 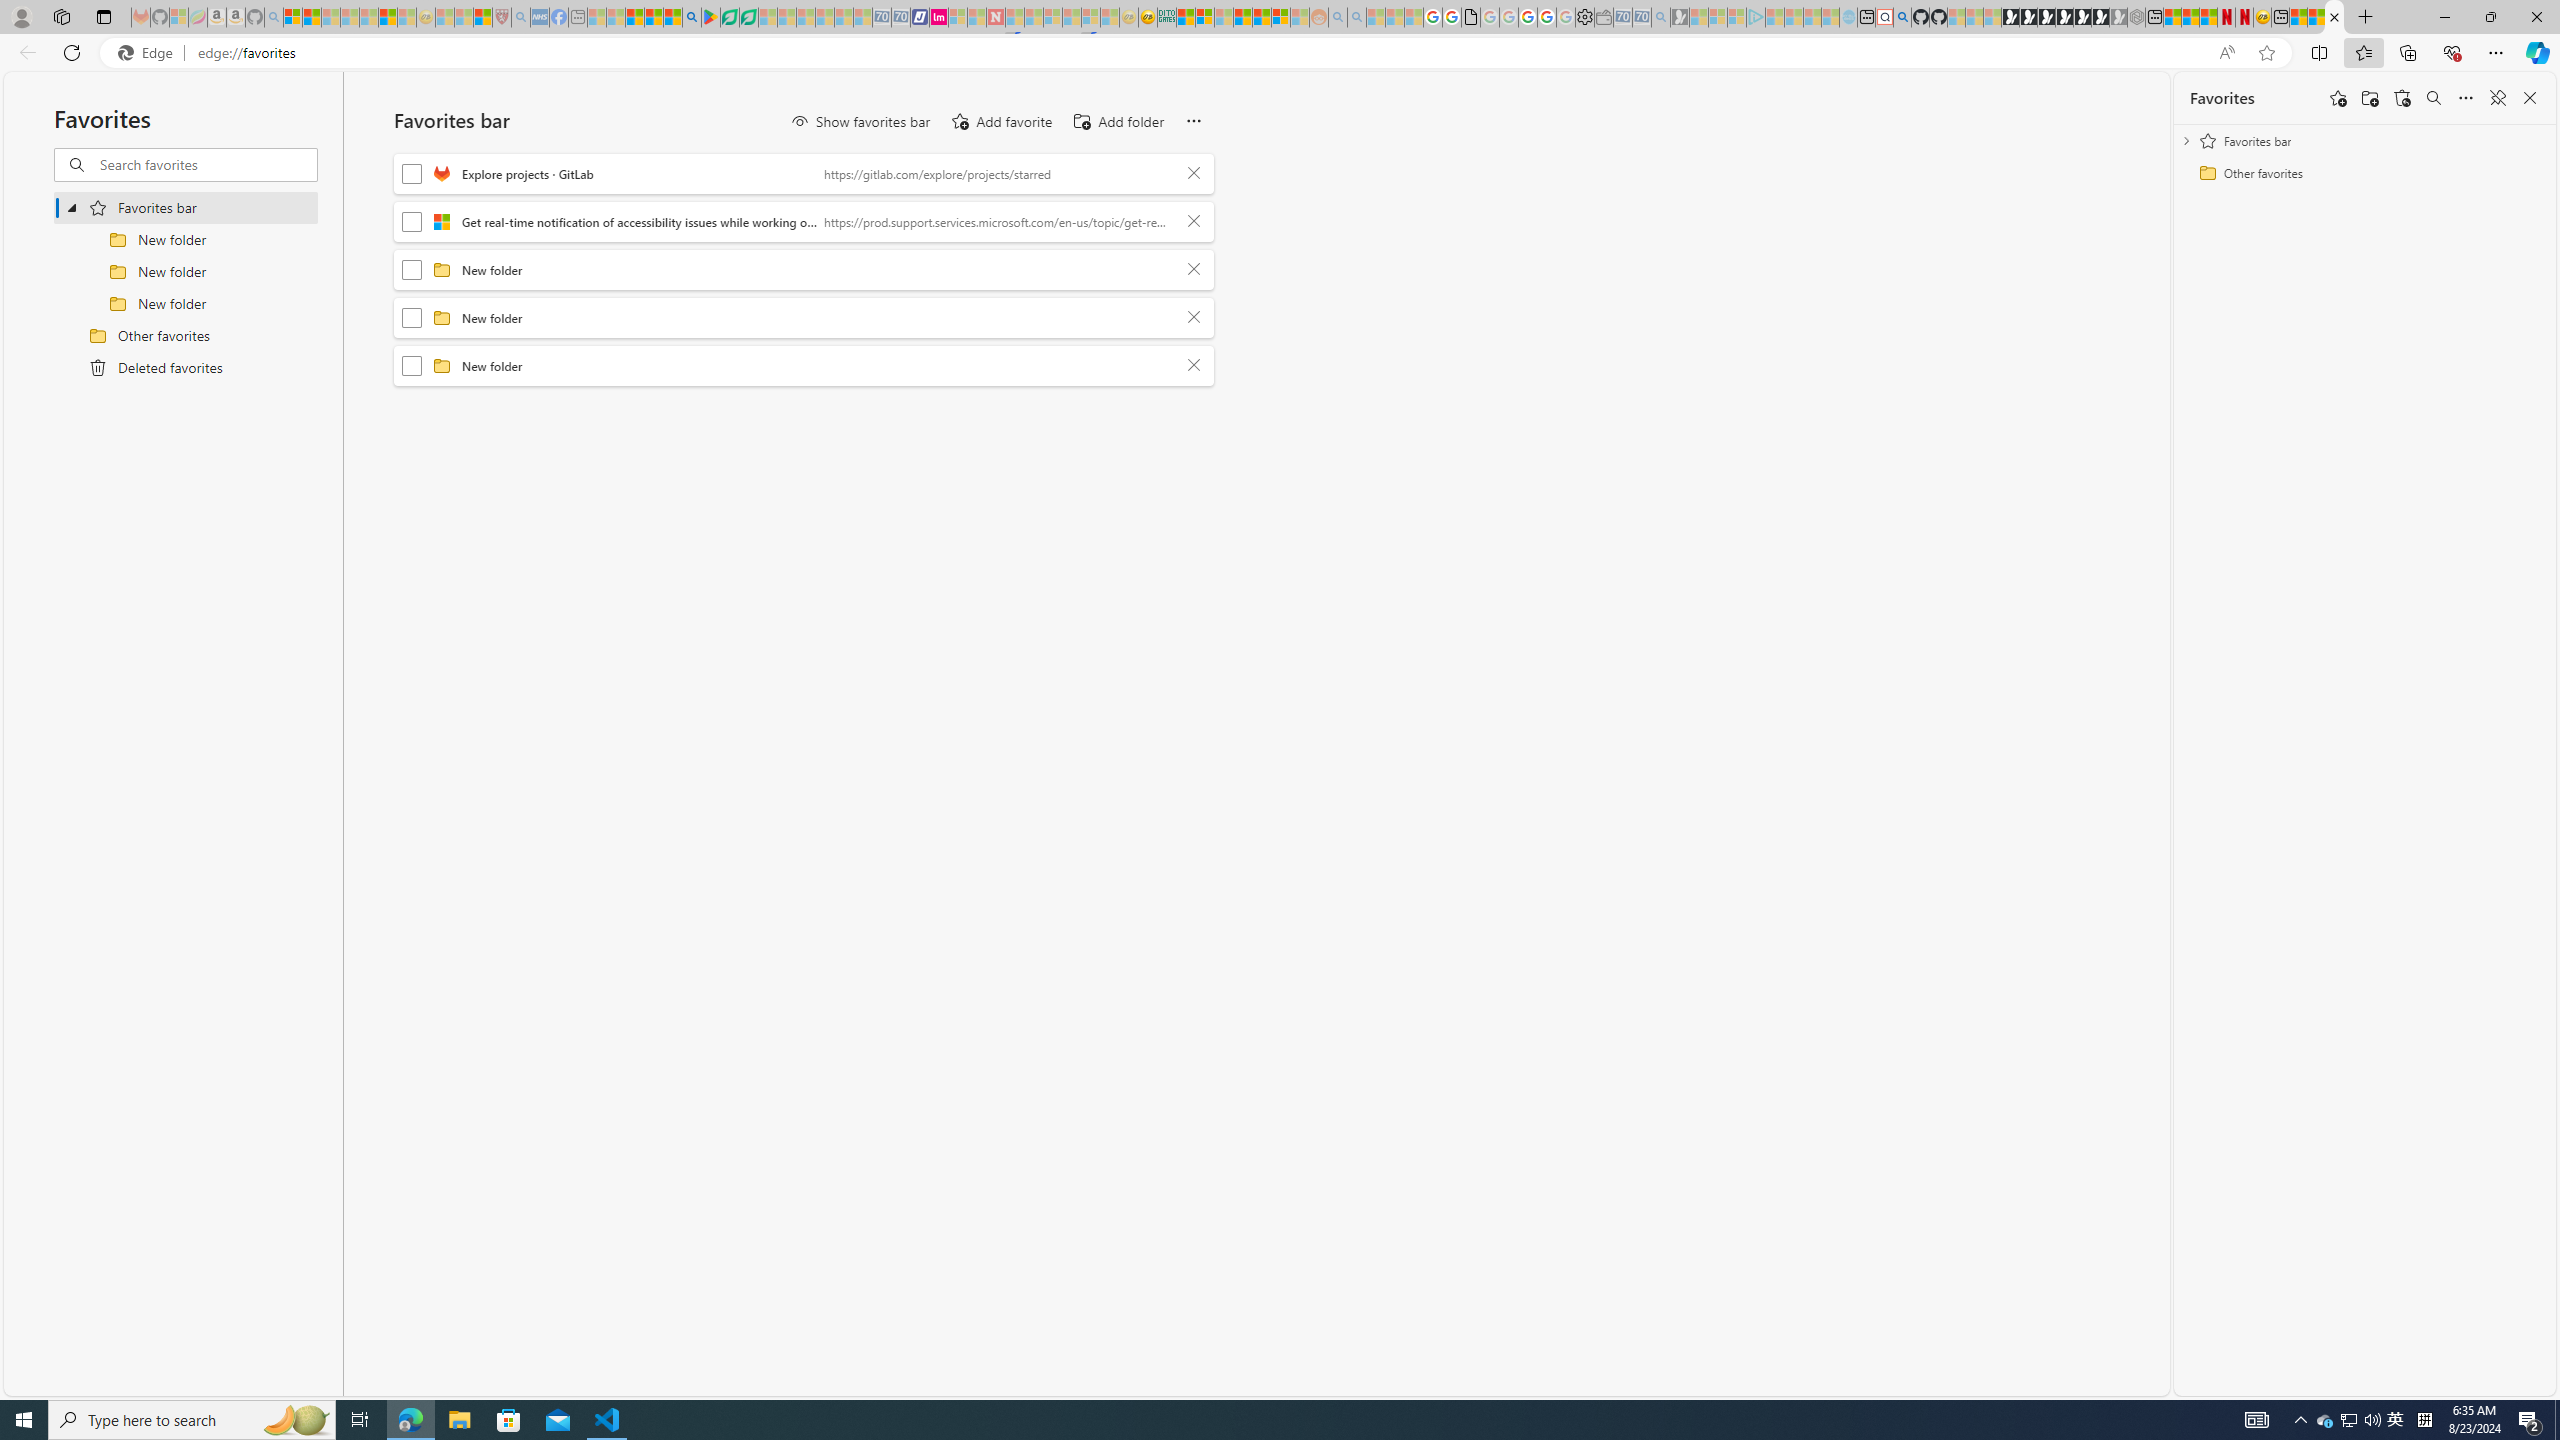 What do you see at coordinates (1034, 16) in the screenshot?
I see `'14 Common Myths Debunked By Scientific Facts - Sleeping'` at bounding box center [1034, 16].